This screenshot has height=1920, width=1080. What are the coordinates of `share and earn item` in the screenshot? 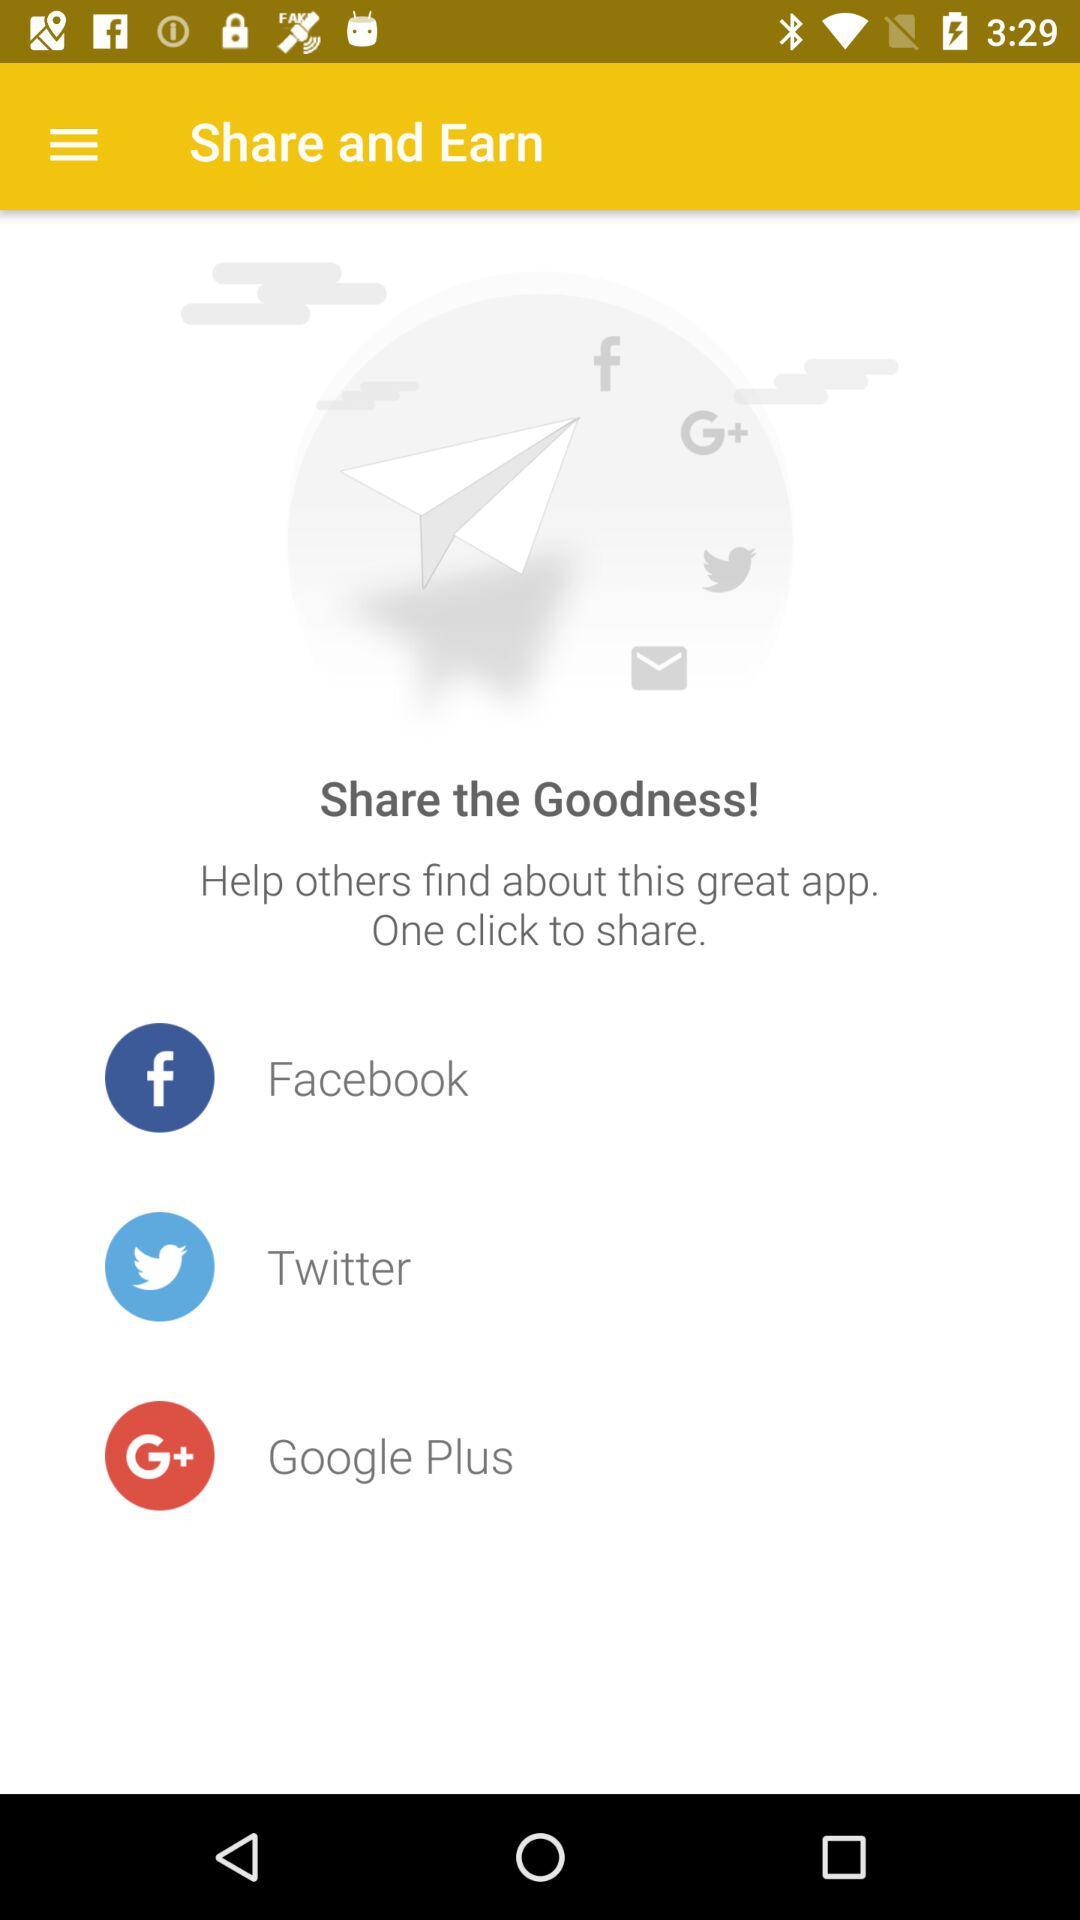 It's located at (366, 139).